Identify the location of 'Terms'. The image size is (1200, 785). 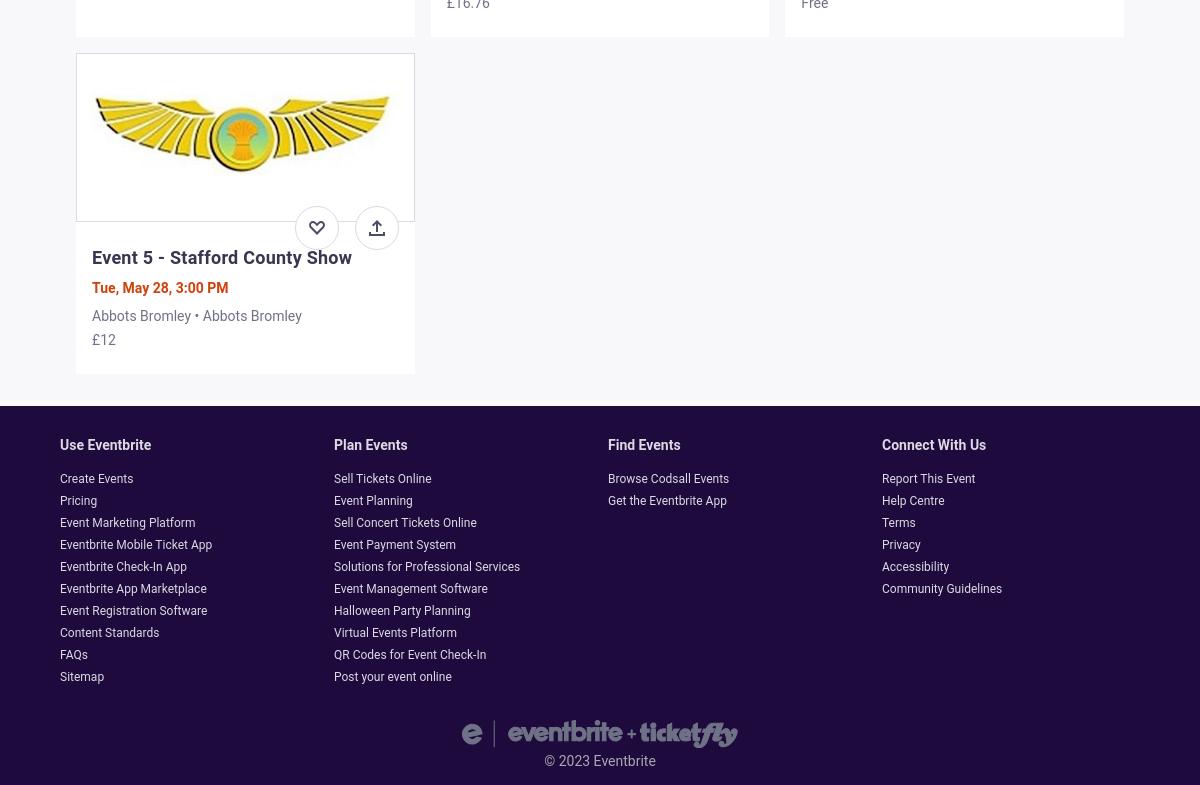
(897, 522).